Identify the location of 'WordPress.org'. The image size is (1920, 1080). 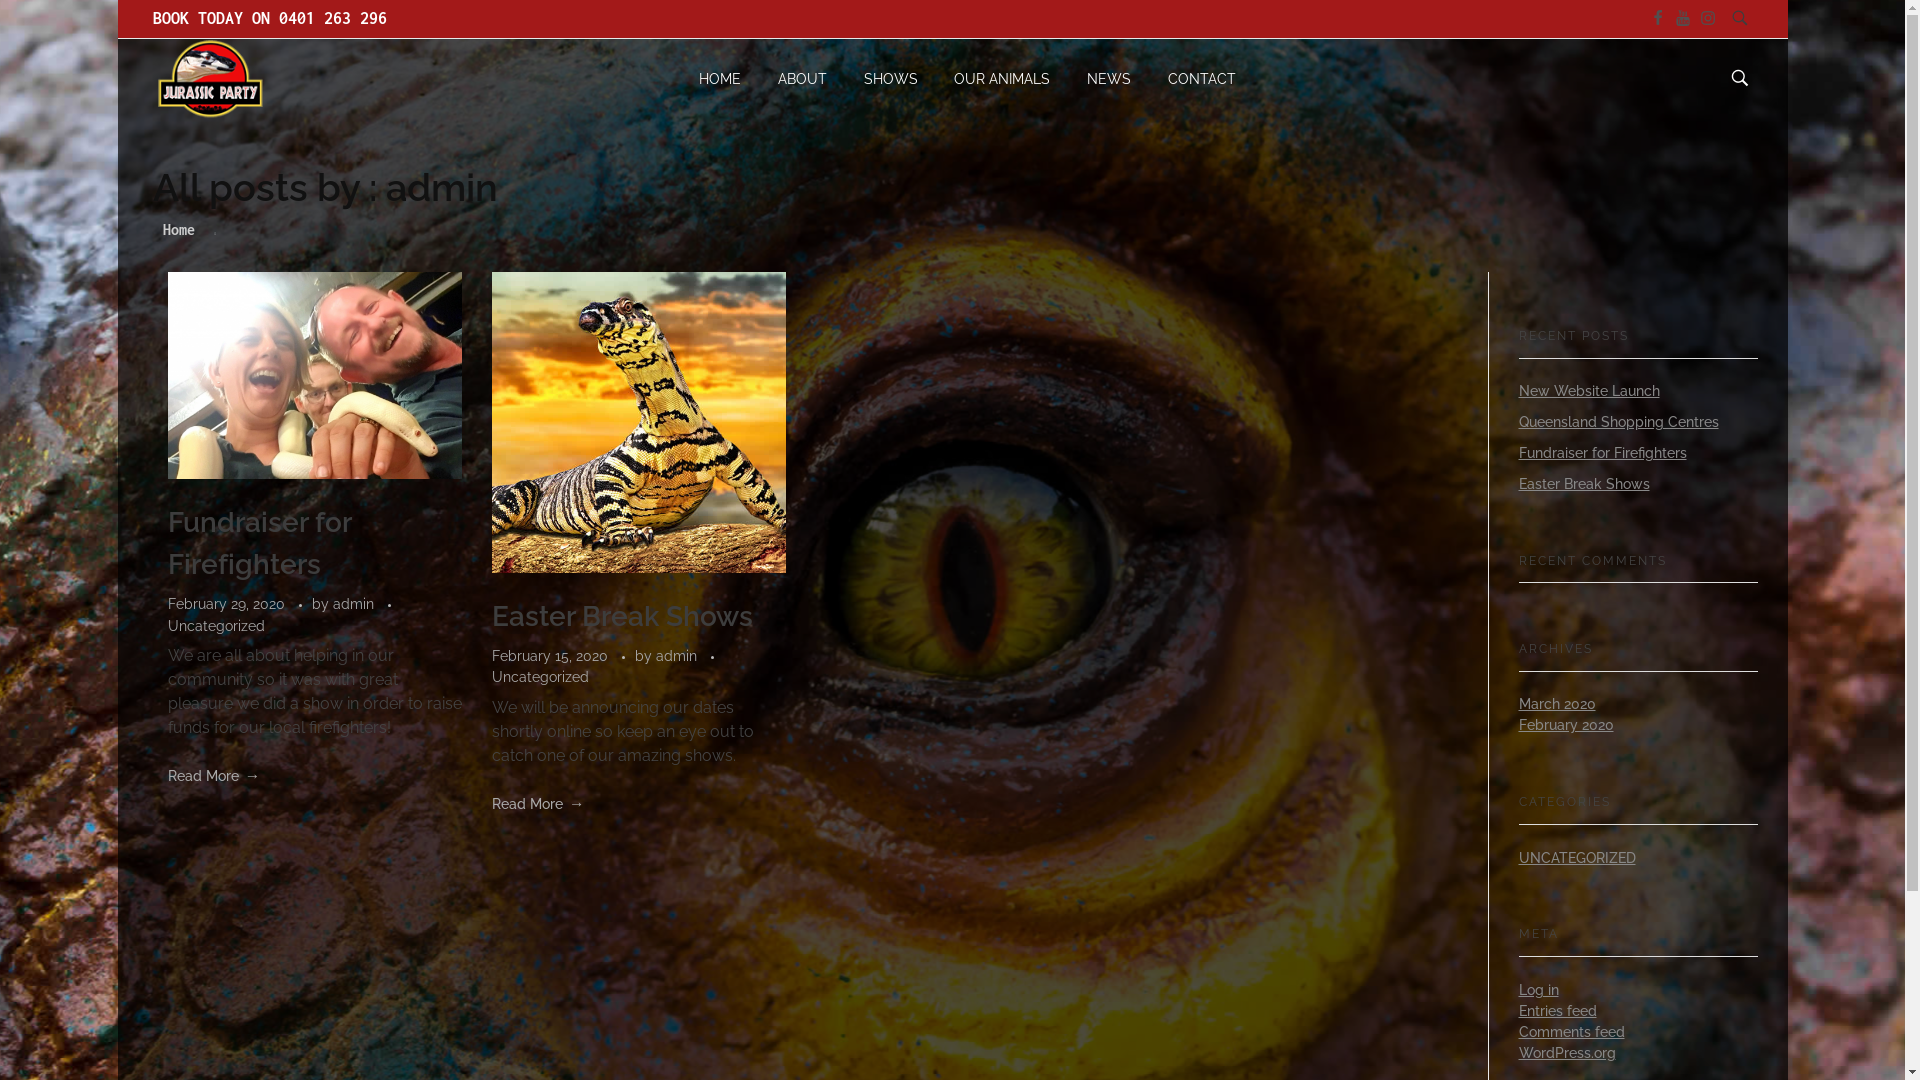
(1565, 1052).